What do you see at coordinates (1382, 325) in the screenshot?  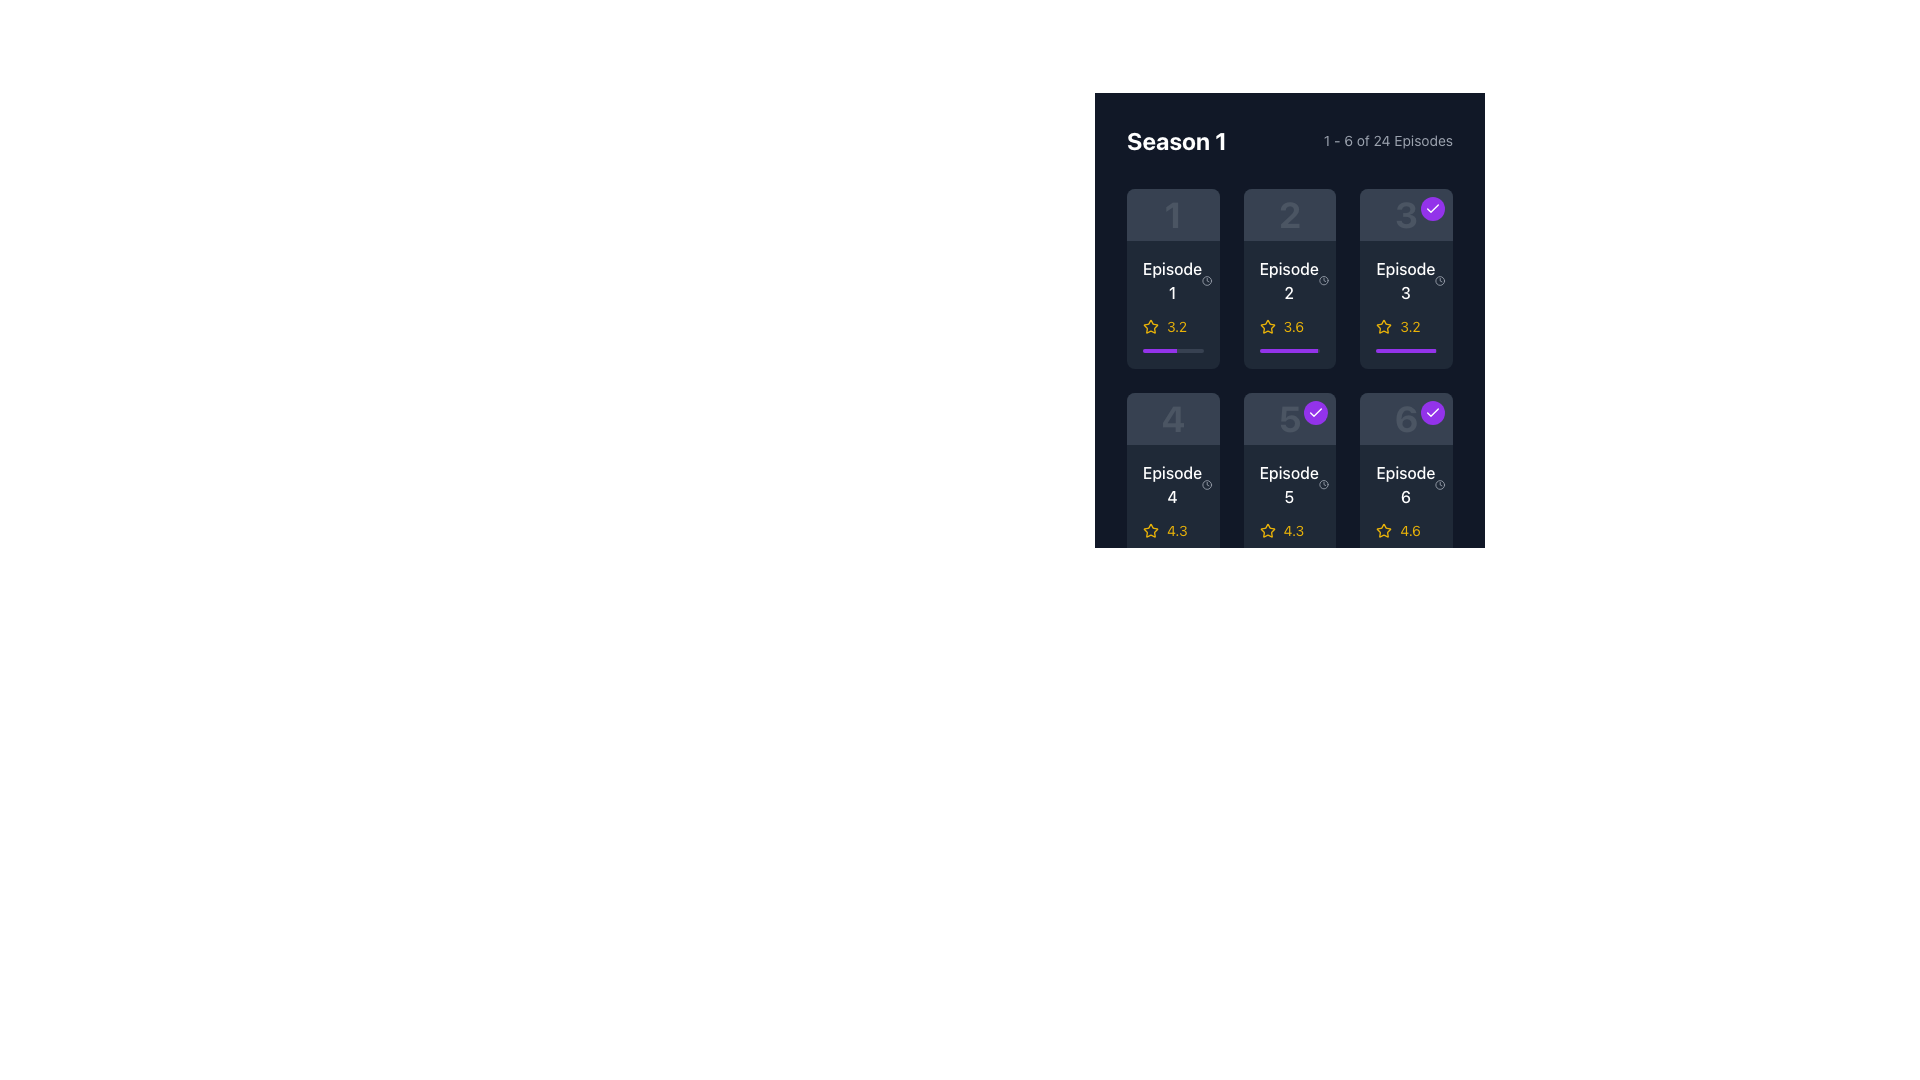 I see `the star icon located` at bounding box center [1382, 325].